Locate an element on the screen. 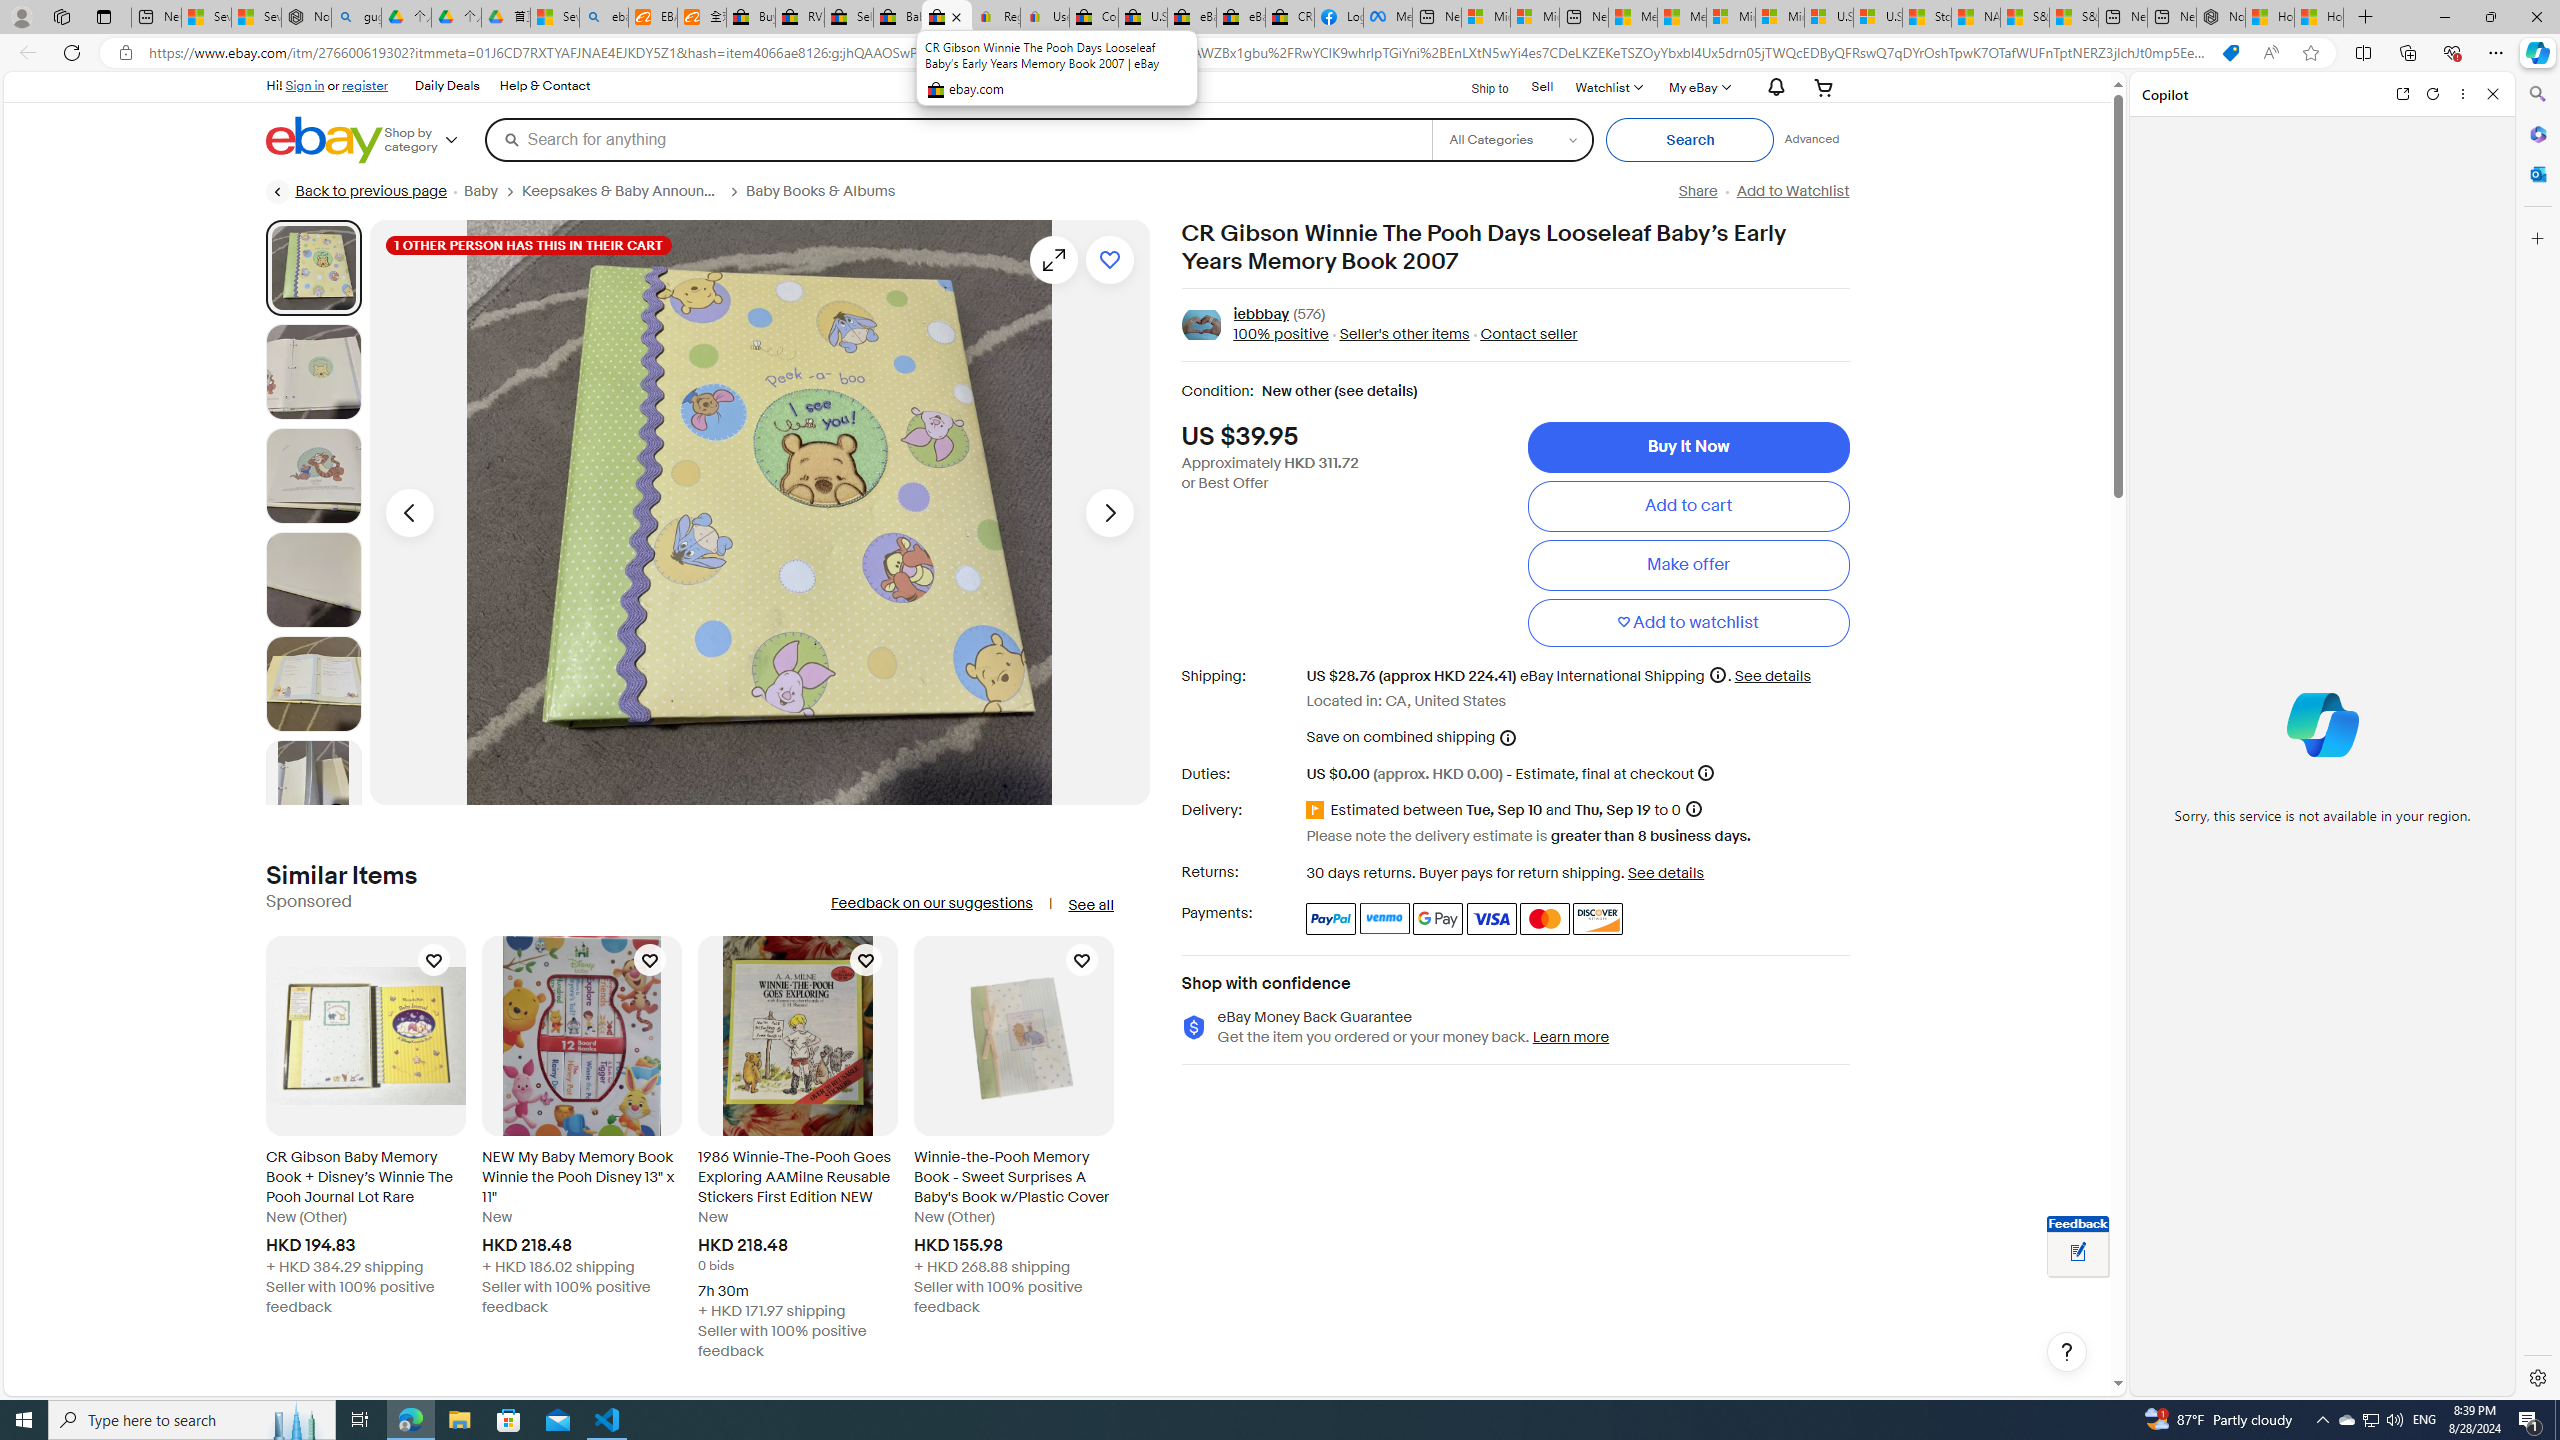 The image size is (2560, 1440). 'Picture 3 of 22' is located at coordinates (313, 474).